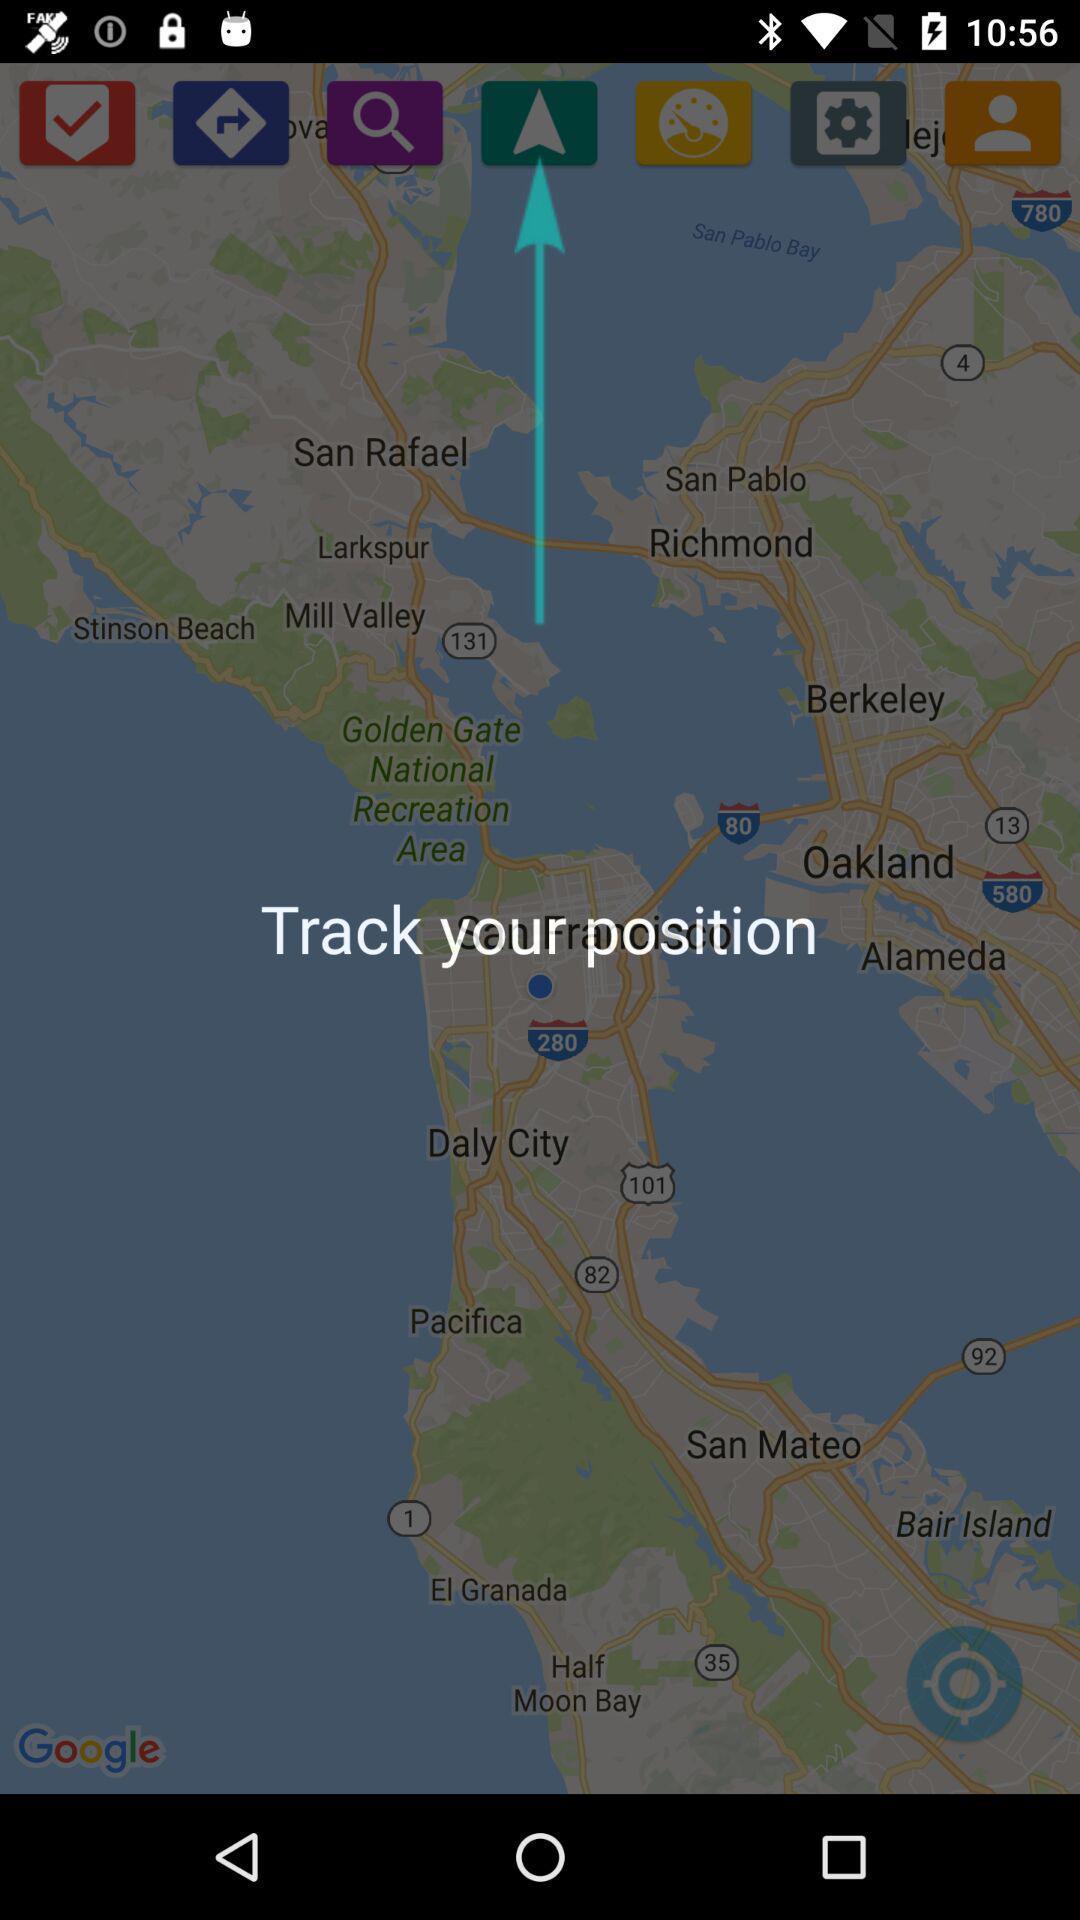 This screenshot has width=1080, height=1920. Describe the element at coordinates (963, 1693) in the screenshot. I see `the location_crosshair icon` at that location.